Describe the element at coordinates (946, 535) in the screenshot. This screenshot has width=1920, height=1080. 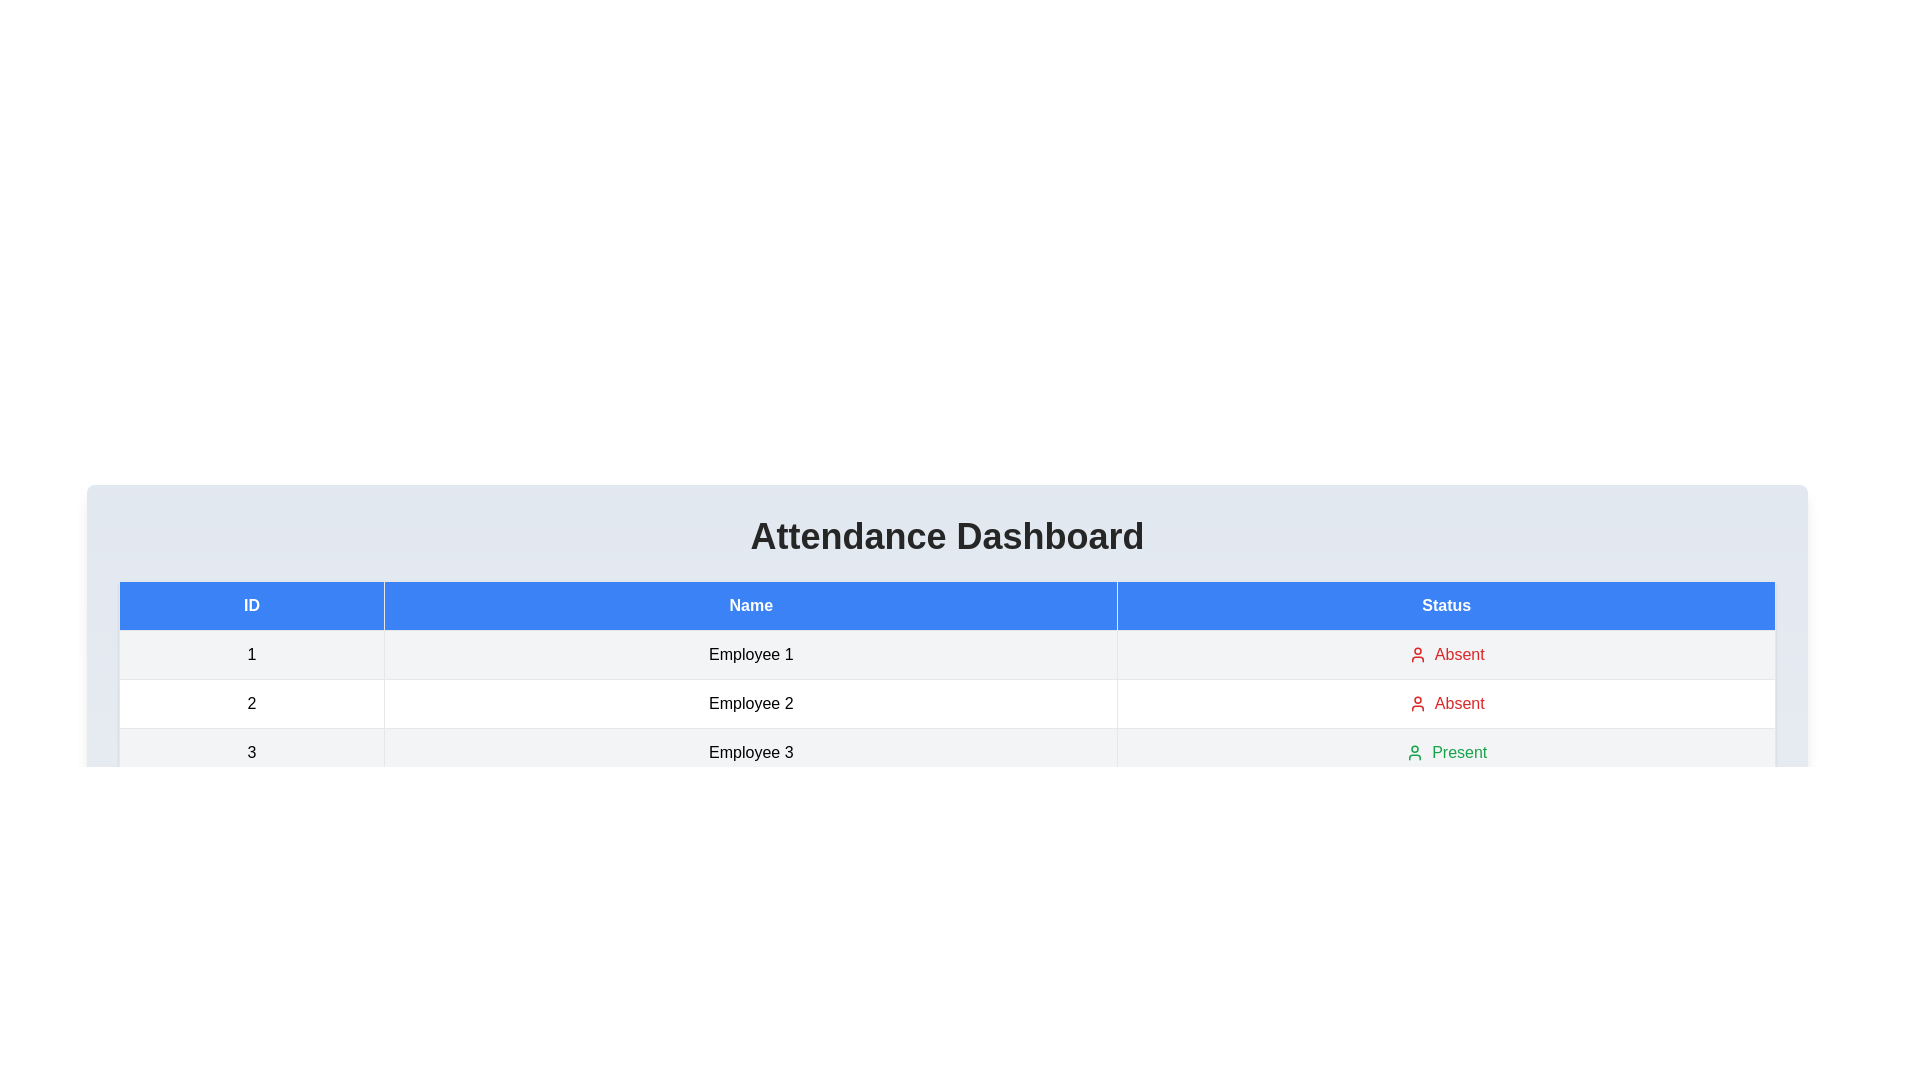
I see `the 'Attendance Dashboard' header` at that location.